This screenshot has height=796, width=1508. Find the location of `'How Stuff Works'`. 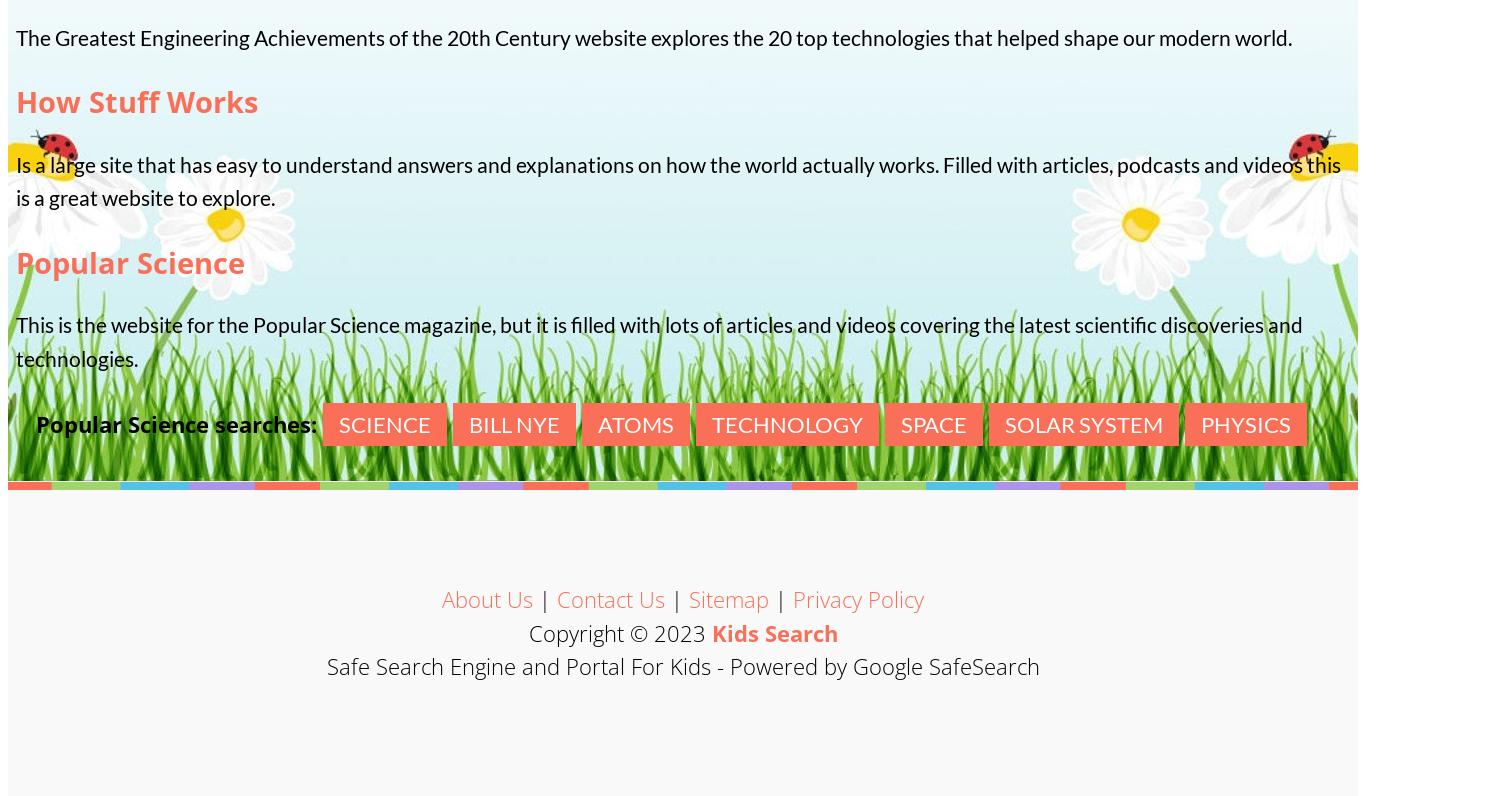

'How Stuff Works' is located at coordinates (136, 101).